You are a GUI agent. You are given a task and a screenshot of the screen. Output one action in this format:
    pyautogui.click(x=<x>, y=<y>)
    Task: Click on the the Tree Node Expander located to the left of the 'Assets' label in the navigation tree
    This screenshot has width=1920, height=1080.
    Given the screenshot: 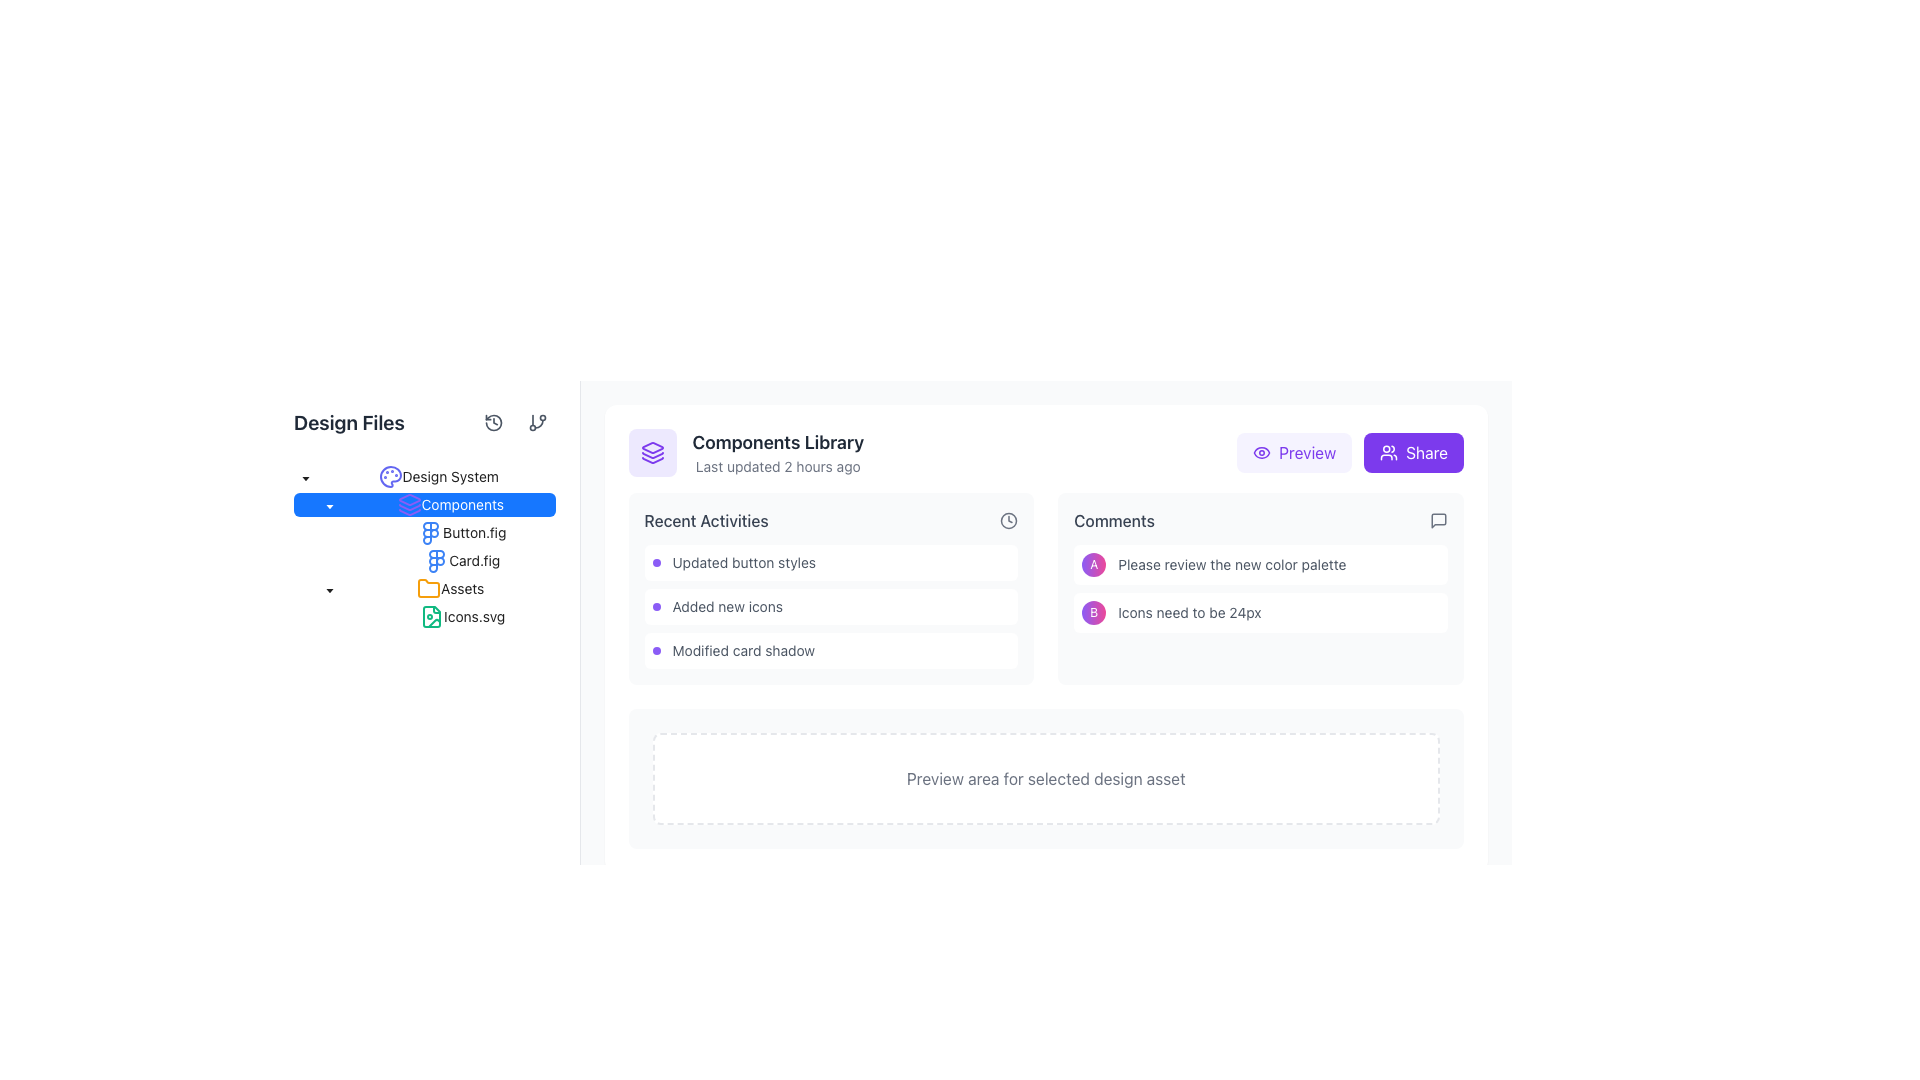 What is the action you would take?
    pyautogui.click(x=330, y=588)
    